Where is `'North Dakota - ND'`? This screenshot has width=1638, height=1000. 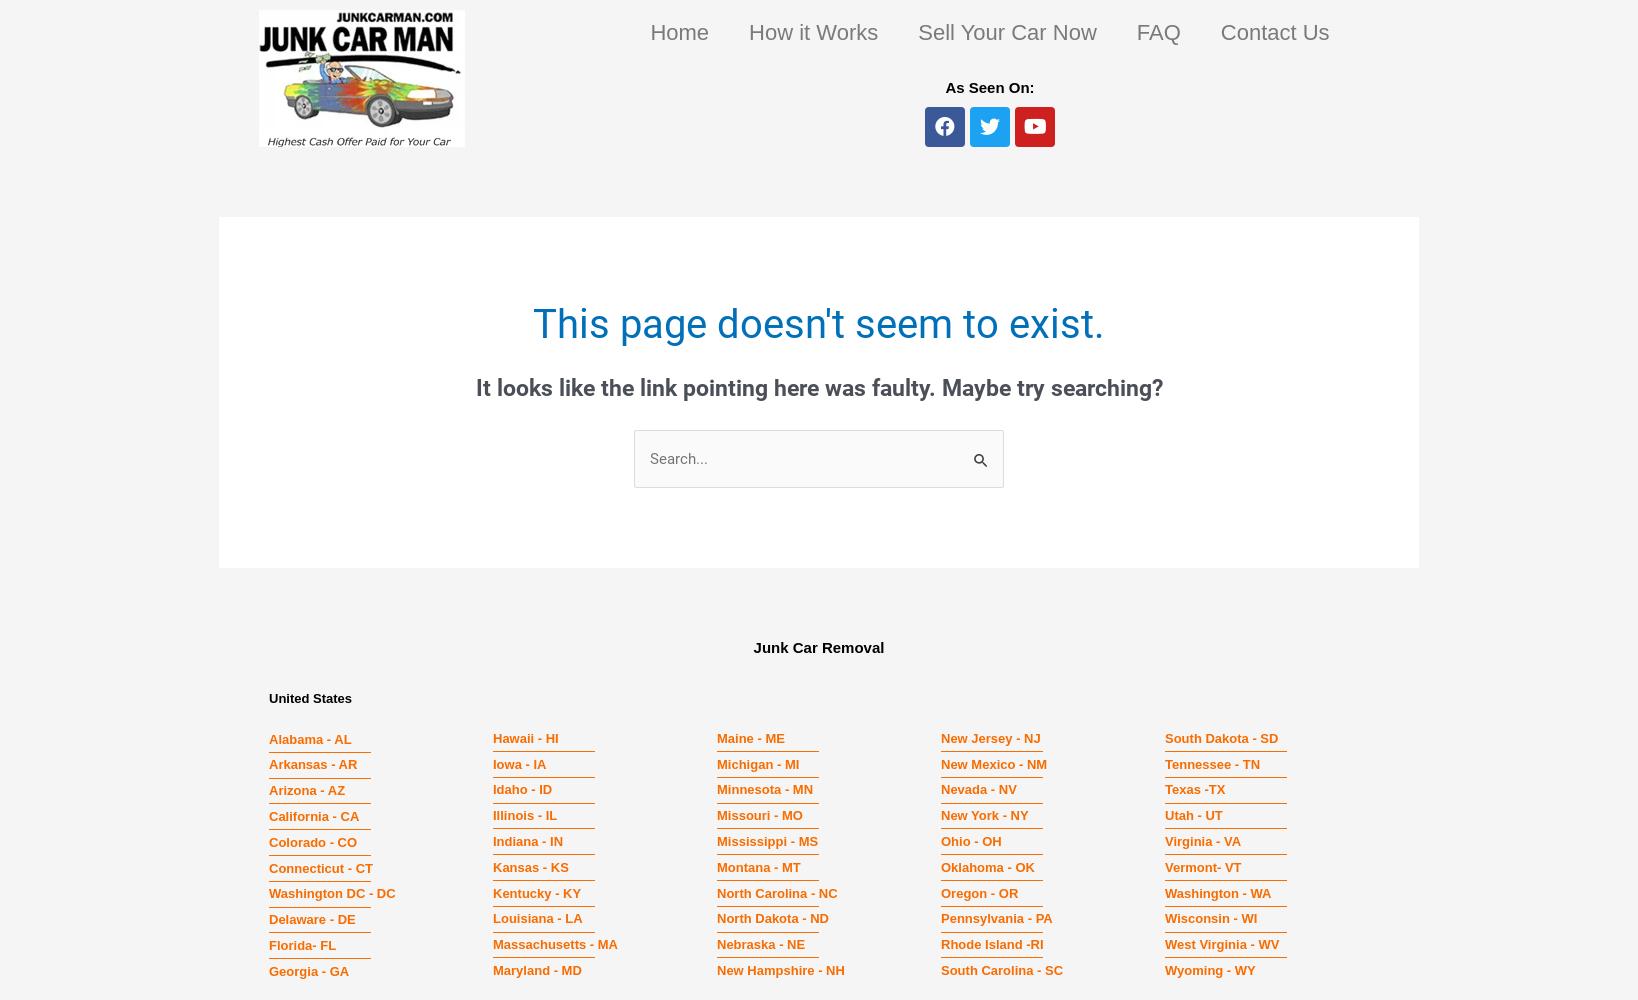 'North Dakota - ND' is located at coordinates (772, 918).